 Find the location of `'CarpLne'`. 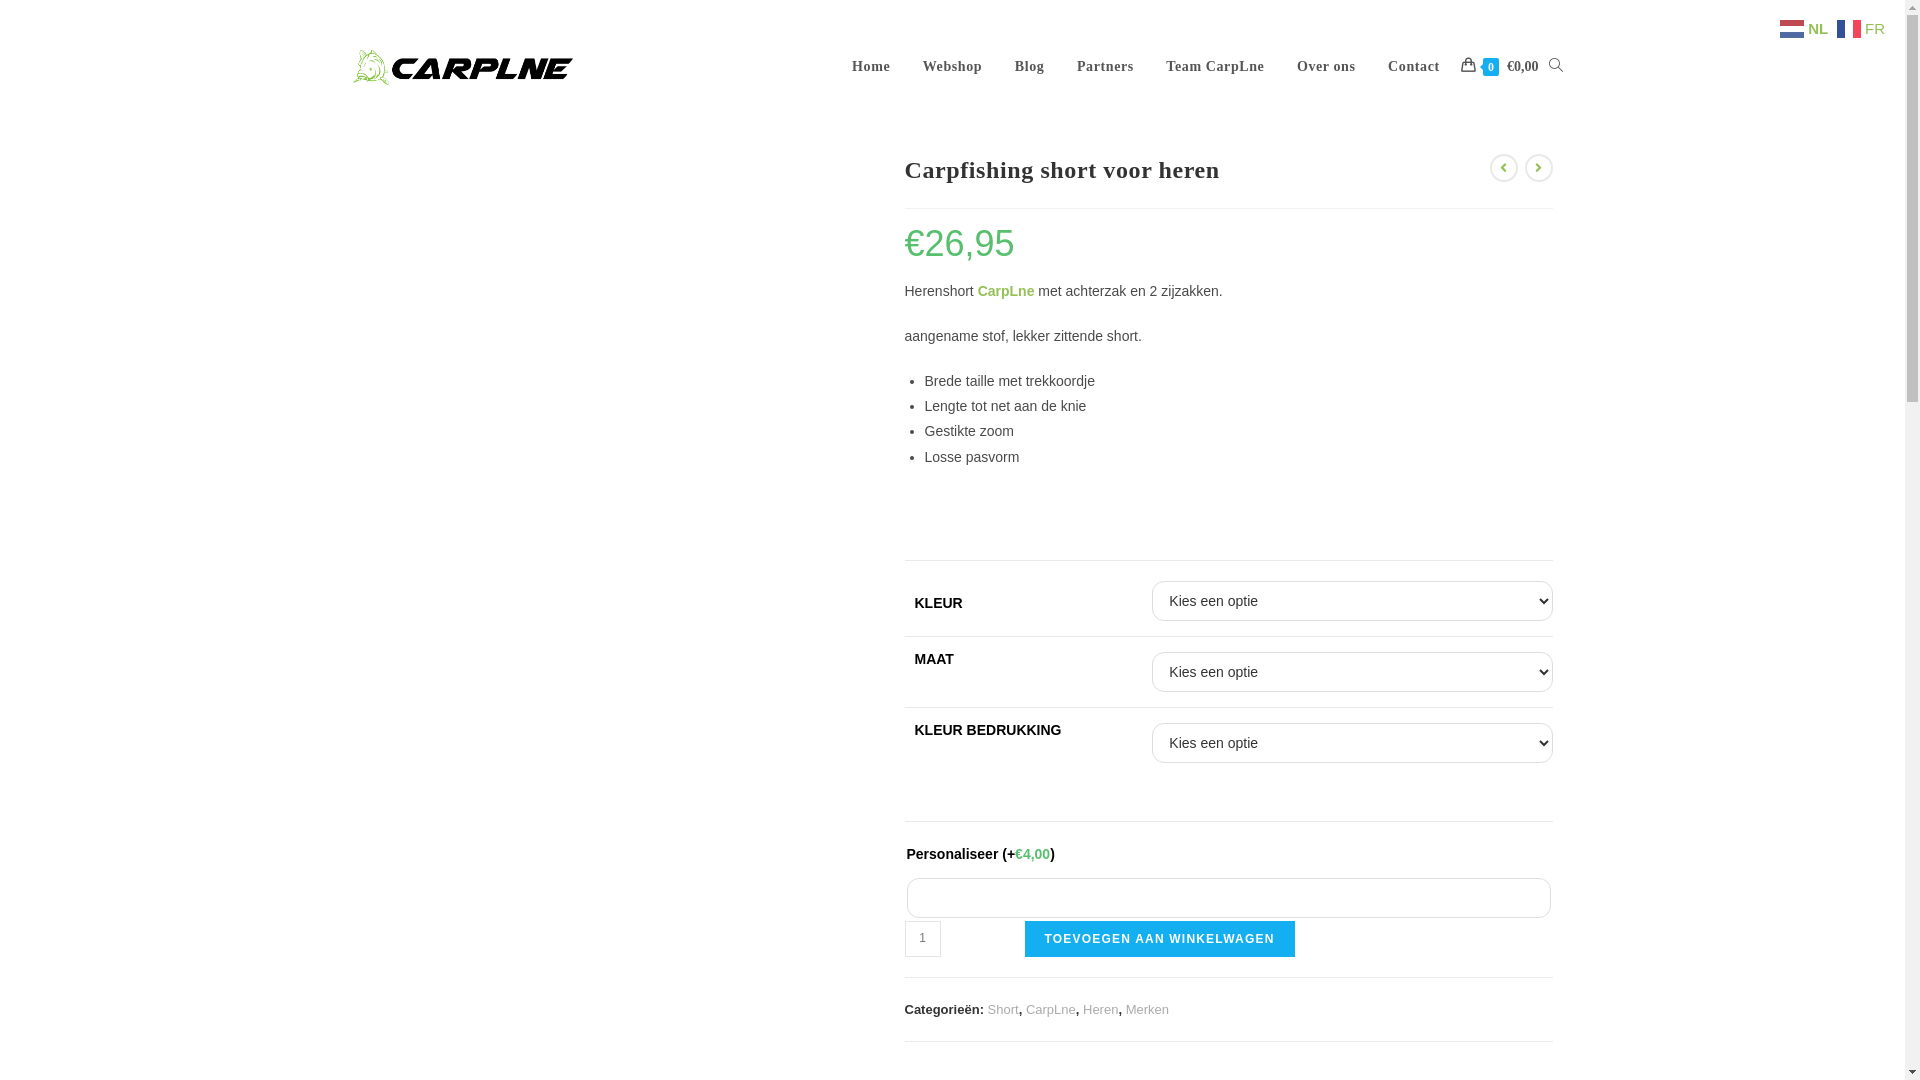

'CarpLne' is located at coordinates (1006, 290).